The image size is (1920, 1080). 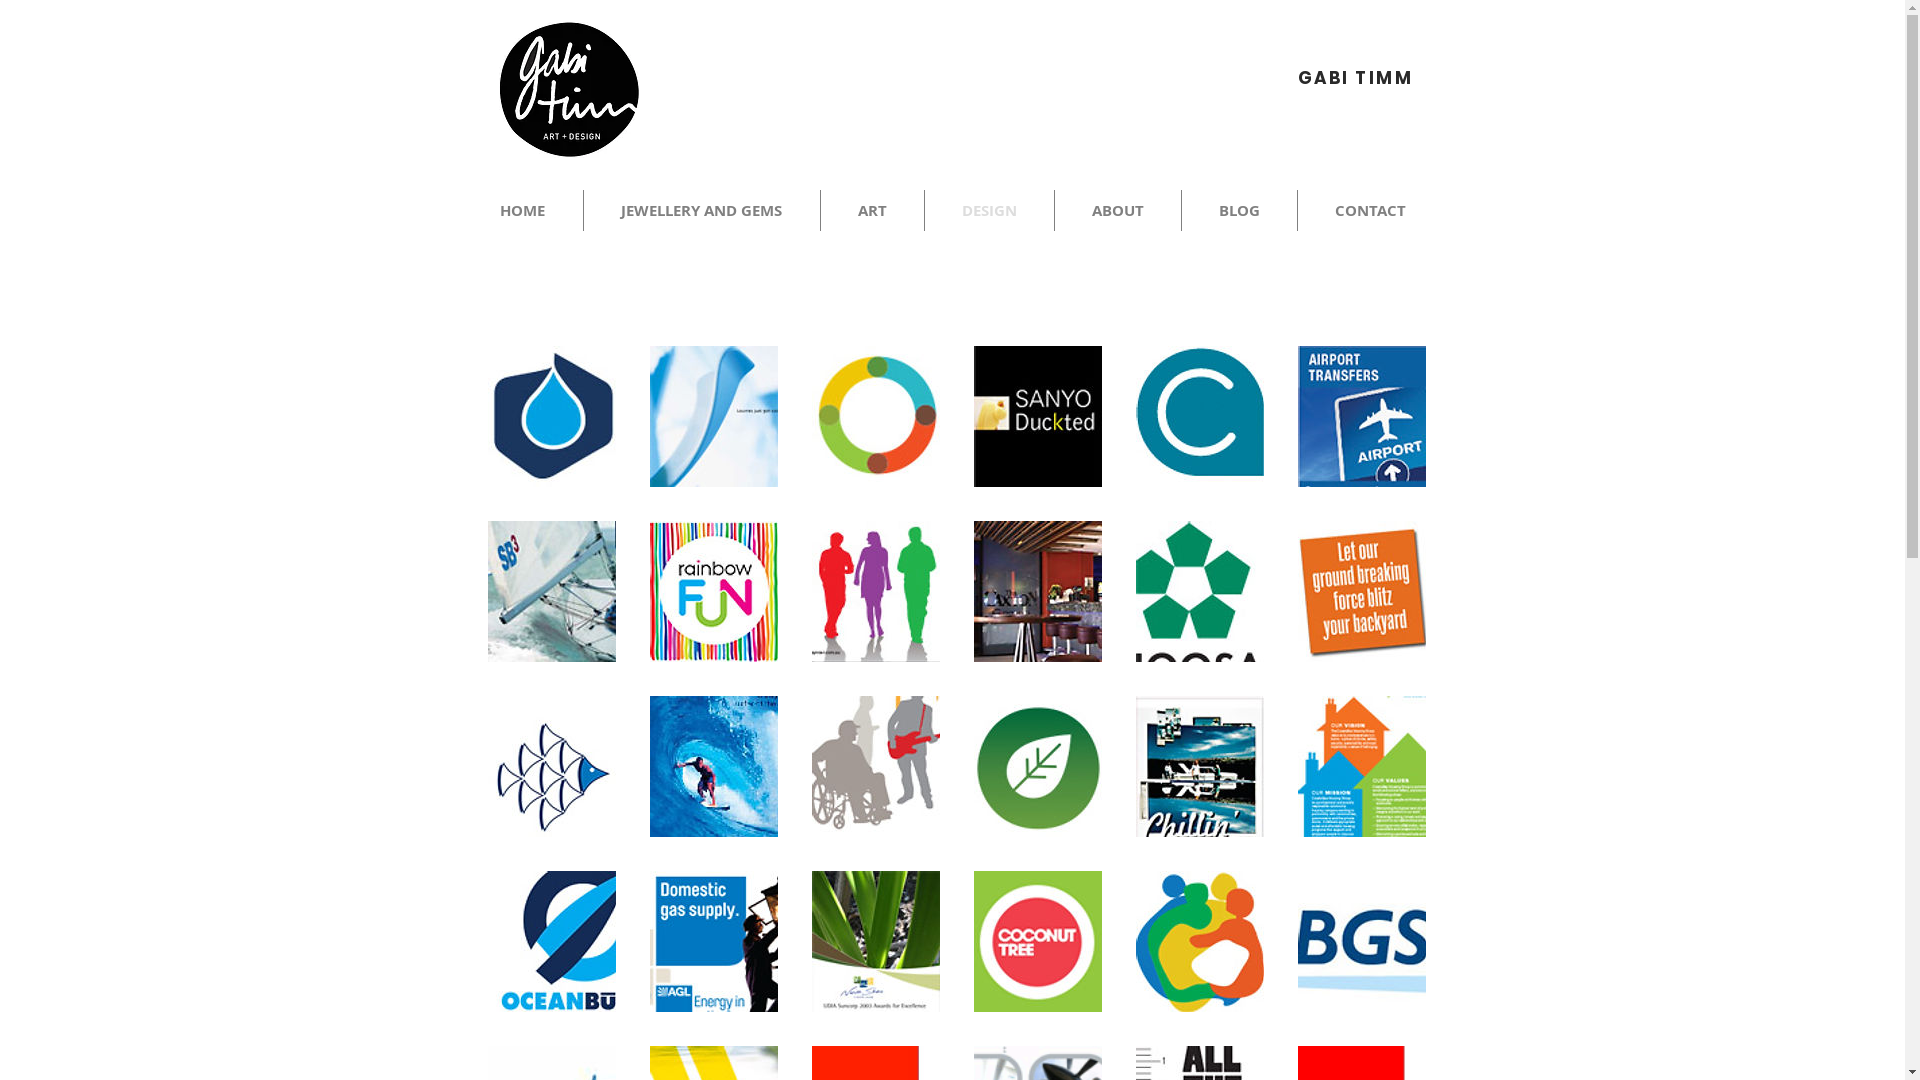 What do you see at coordinates (1238, 210) in the screenshot?
I see `'BLOG'` at bounding box center [1238, 210].